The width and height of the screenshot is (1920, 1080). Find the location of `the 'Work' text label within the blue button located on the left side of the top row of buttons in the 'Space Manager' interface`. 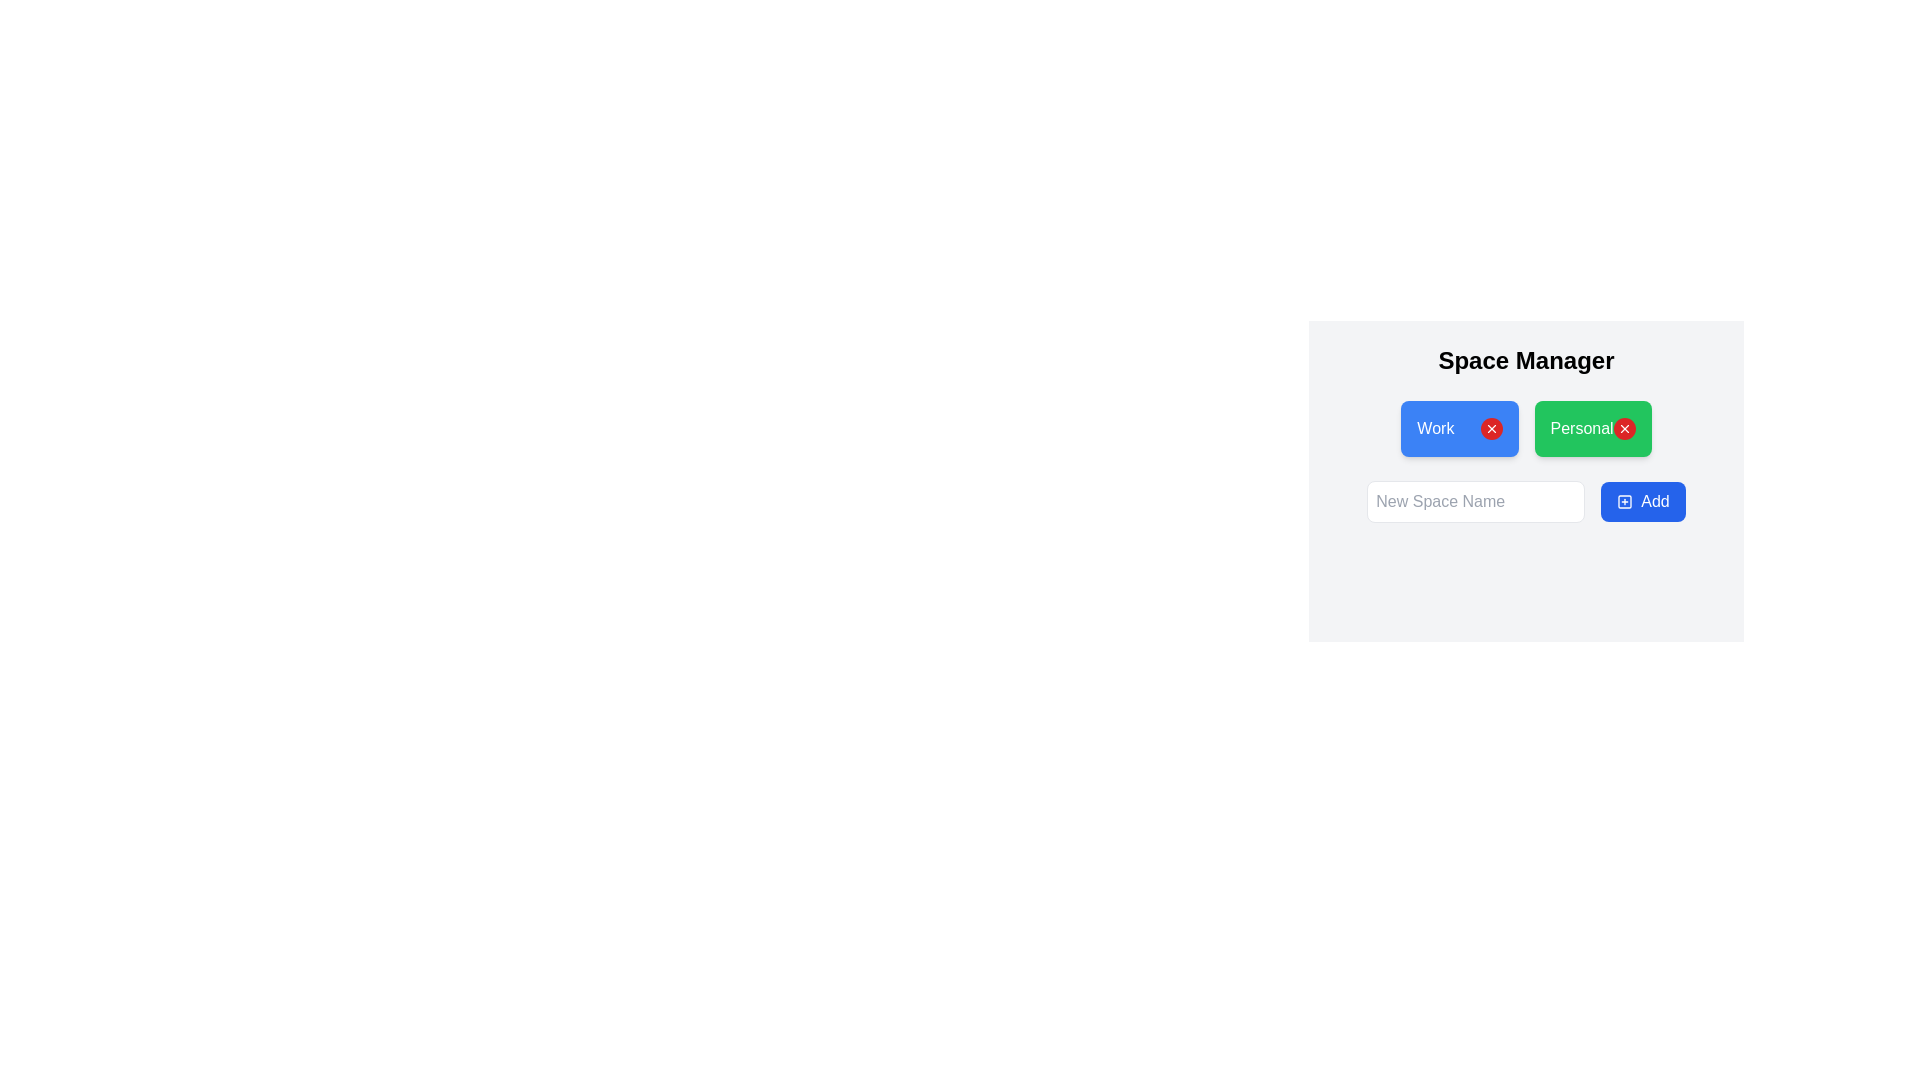

the 'Work' text label within the blue button located on the left side of the top row of buttons in the 'Space Manager' interface is located at coordinates (1434, 427).